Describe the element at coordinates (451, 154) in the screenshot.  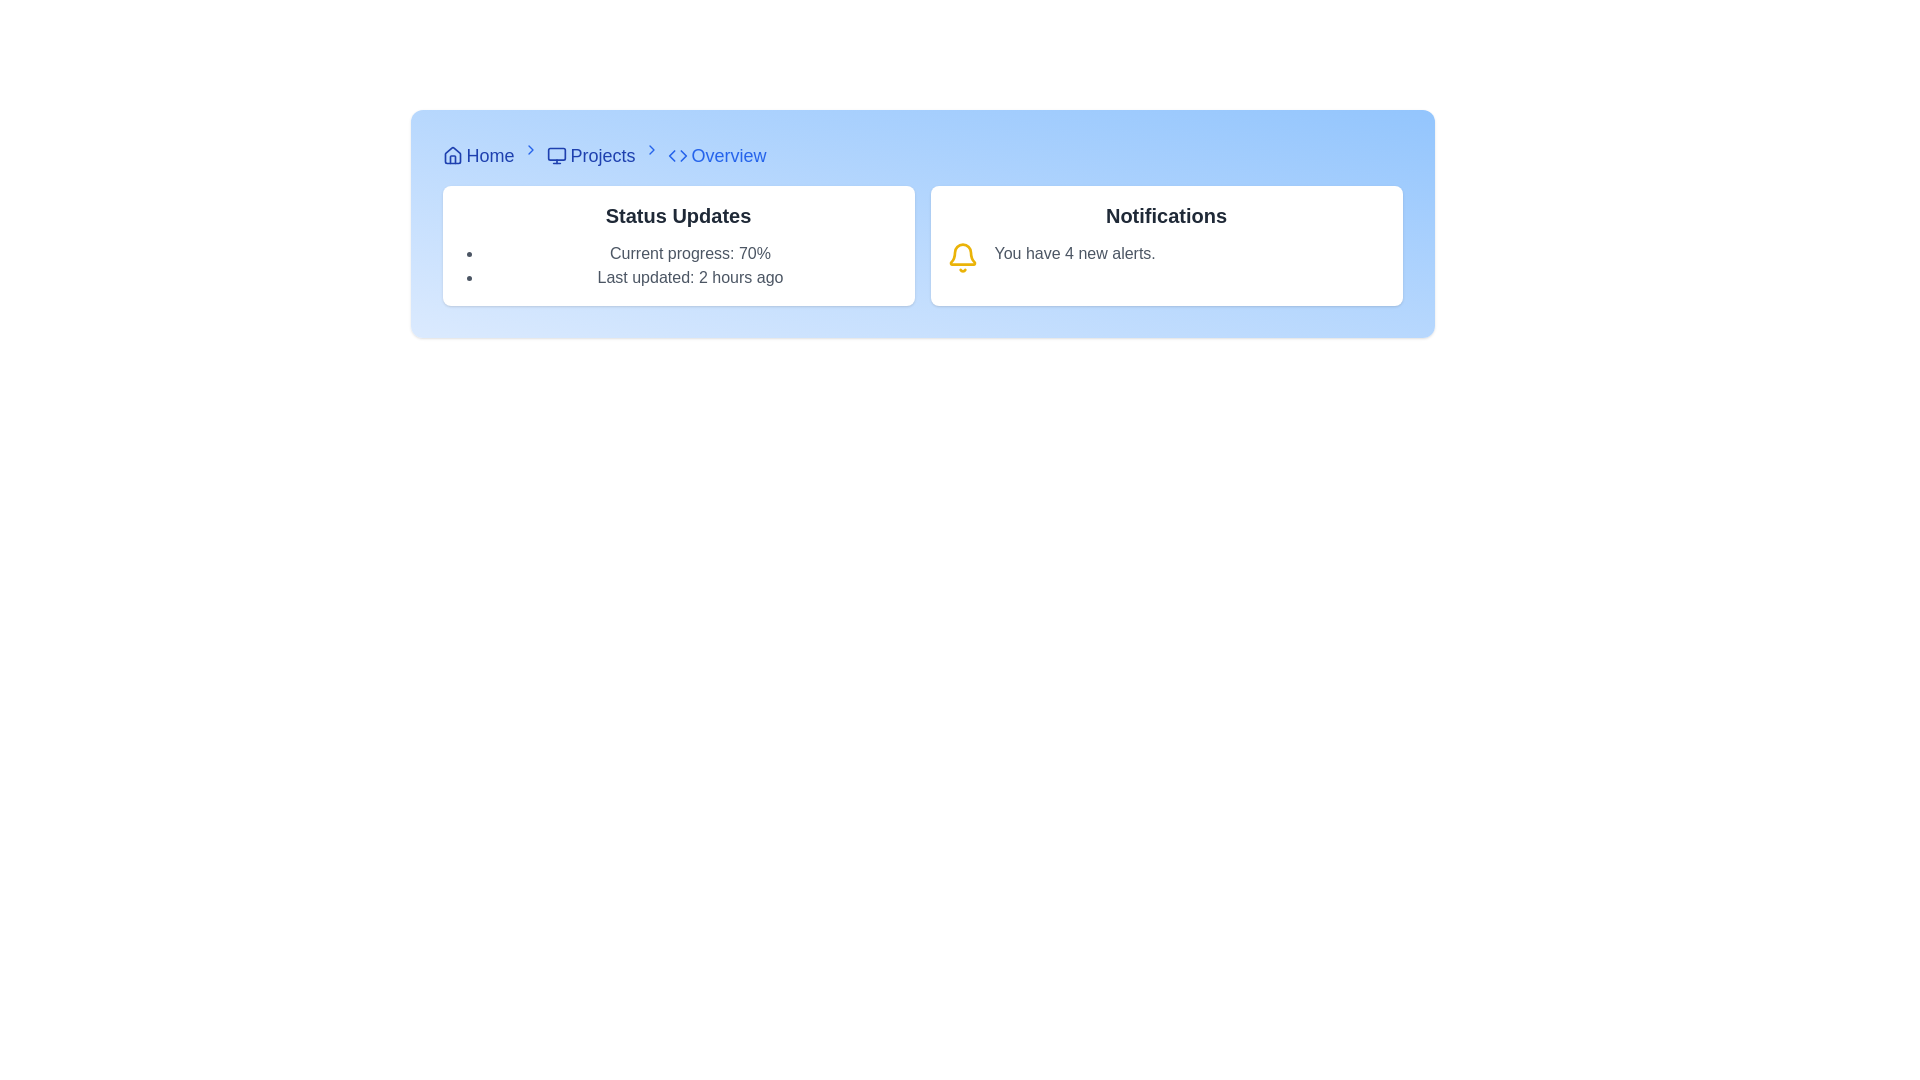
I see `the main roof part of the house icon in the breadcrumb navigation bar labeled 'Home'` at that location.